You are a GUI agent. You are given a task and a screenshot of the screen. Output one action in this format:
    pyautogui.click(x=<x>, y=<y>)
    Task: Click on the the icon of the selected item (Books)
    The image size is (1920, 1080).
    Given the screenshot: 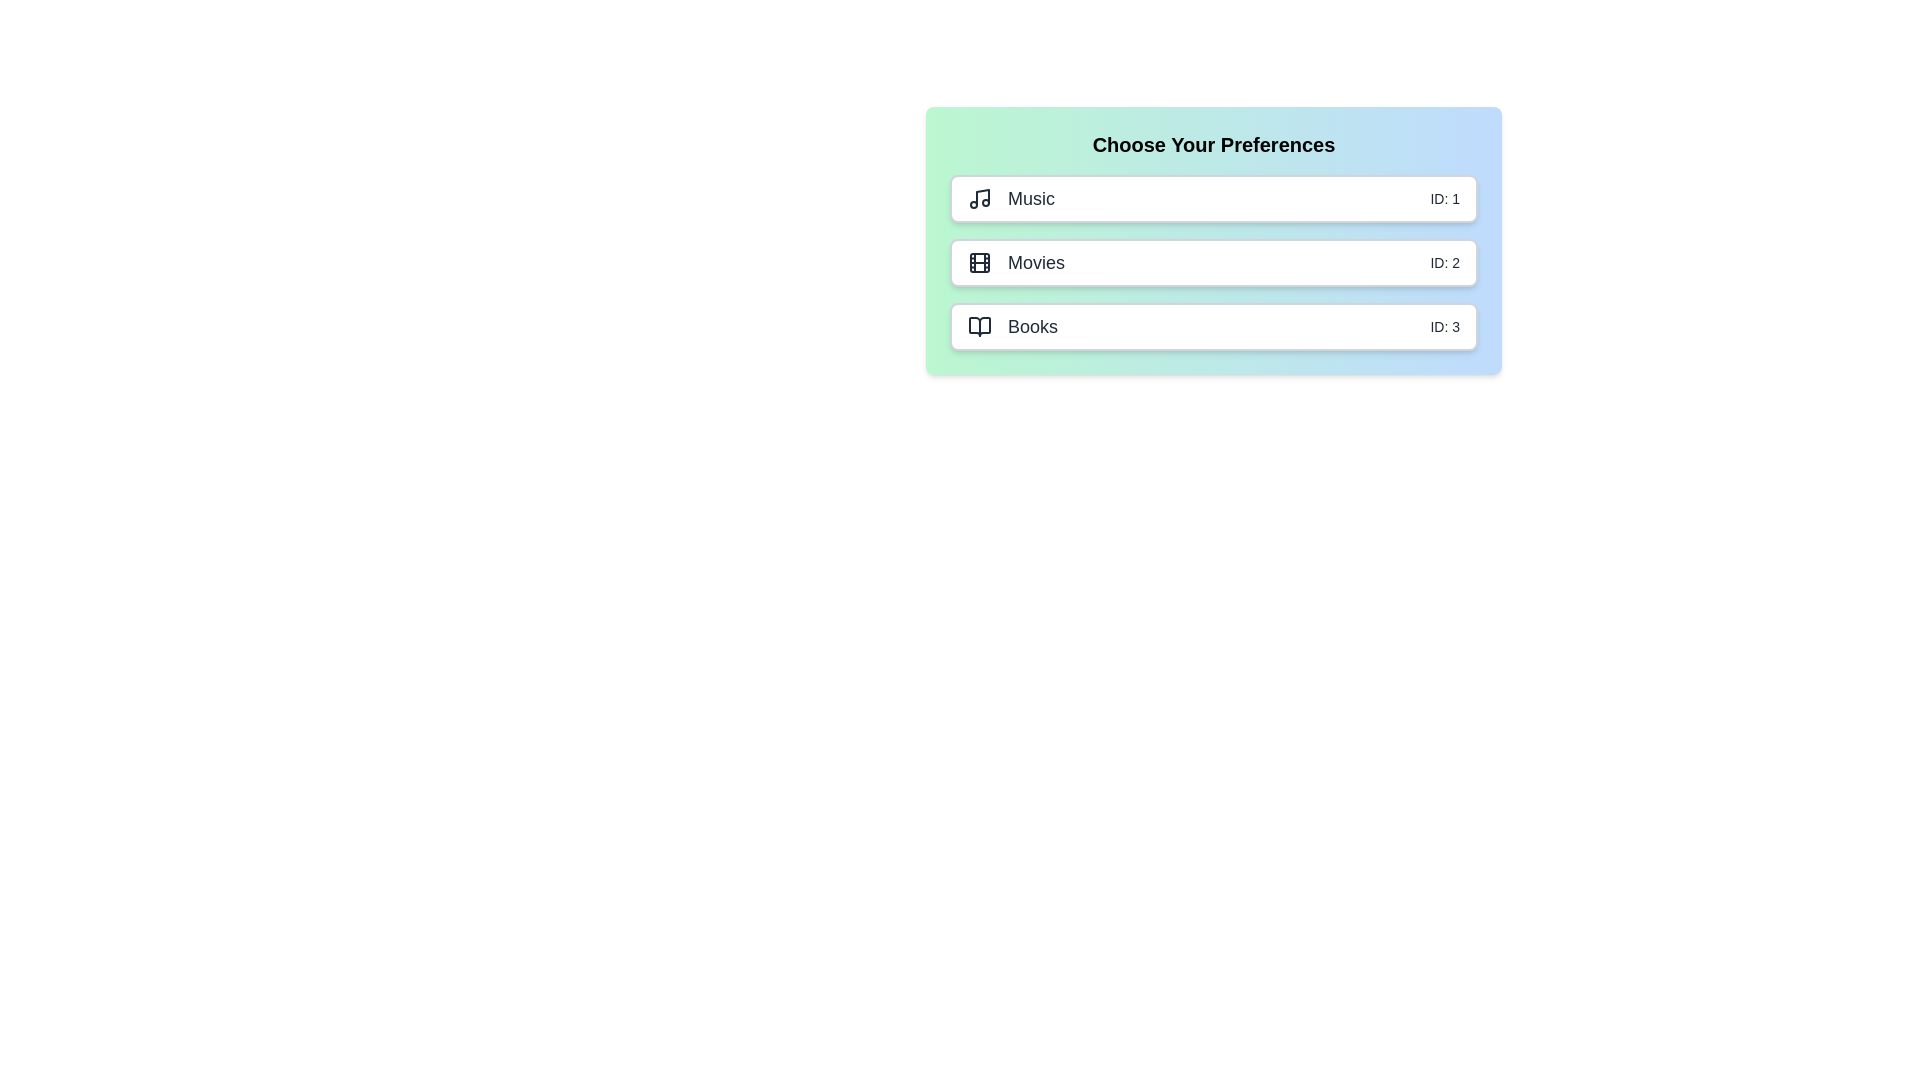 What is the action you would take?
    pyautogui.click(x=979, y=326)
    